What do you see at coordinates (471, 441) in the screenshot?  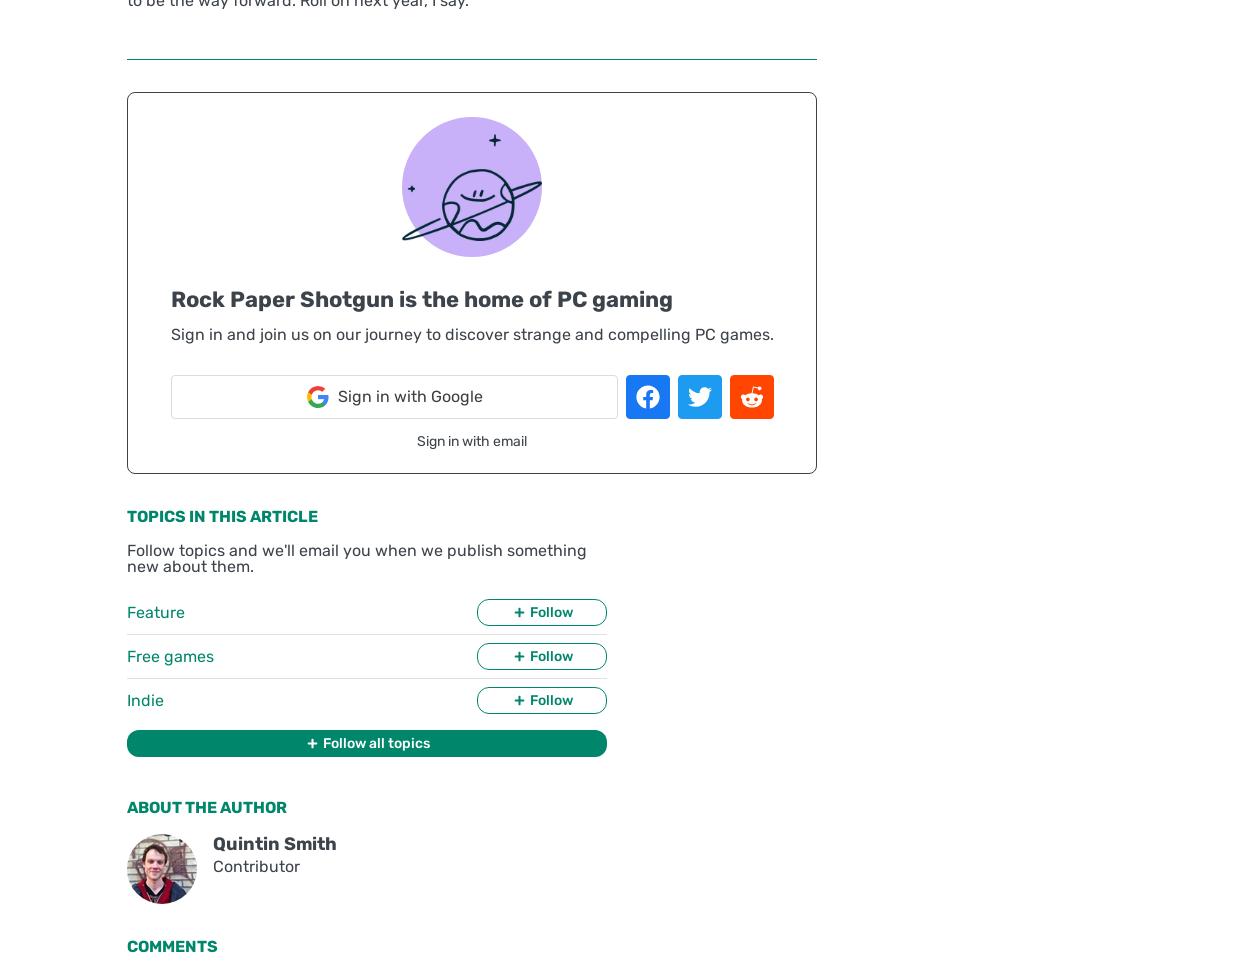 I see `'Sign in with email'` at bounding box center [471, 441].